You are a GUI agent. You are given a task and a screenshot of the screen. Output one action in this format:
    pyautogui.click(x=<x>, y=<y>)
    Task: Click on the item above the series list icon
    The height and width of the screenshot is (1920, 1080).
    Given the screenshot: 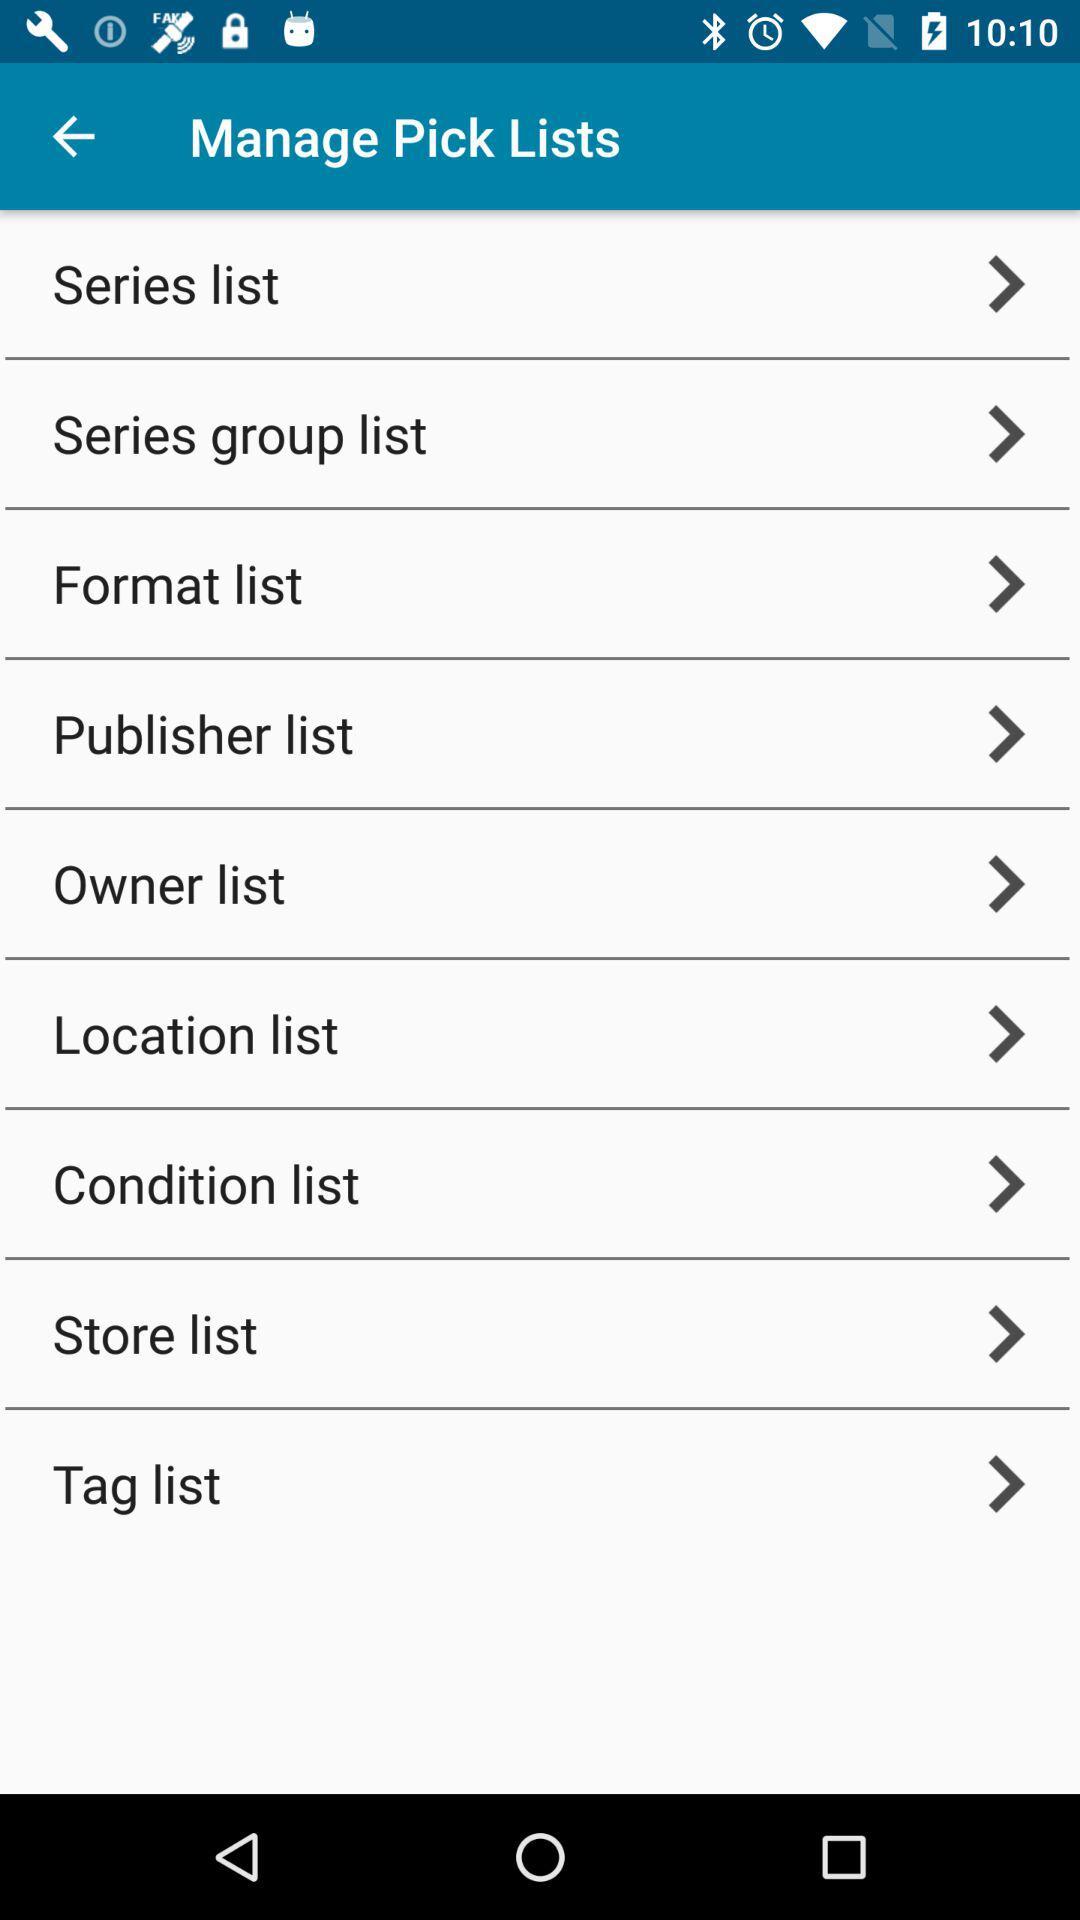 What is the action you would take?
    pyautogui.click(x=72, y=135)
    